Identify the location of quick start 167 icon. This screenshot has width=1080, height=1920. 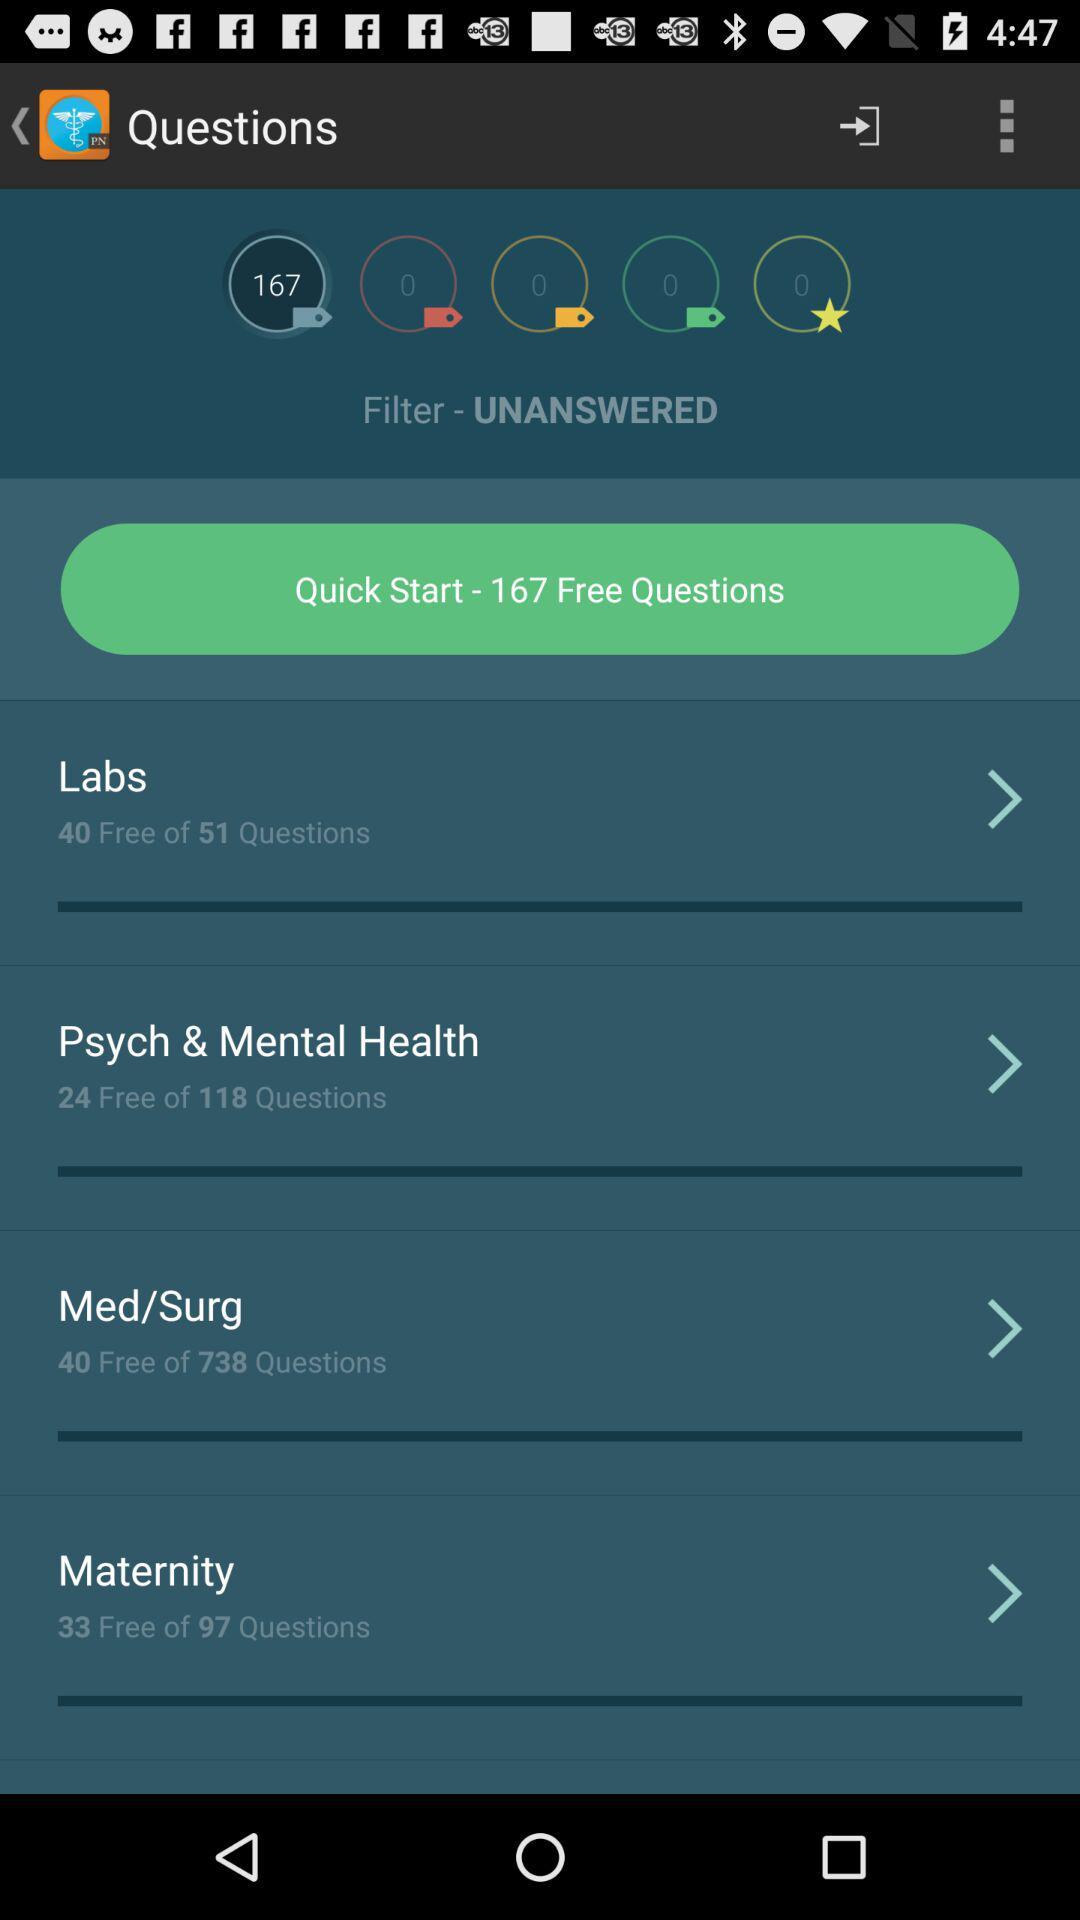
(540, 588).